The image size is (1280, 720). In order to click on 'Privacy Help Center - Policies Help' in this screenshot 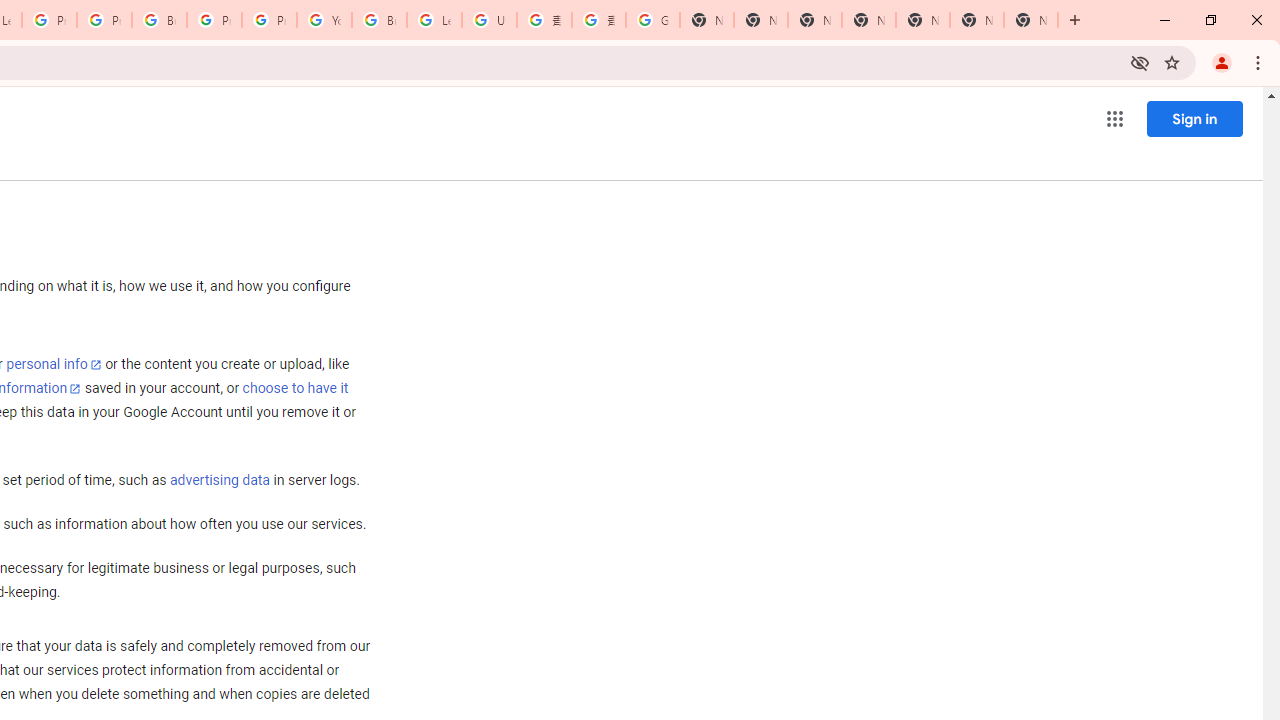, I will do `click(49, 20)`.